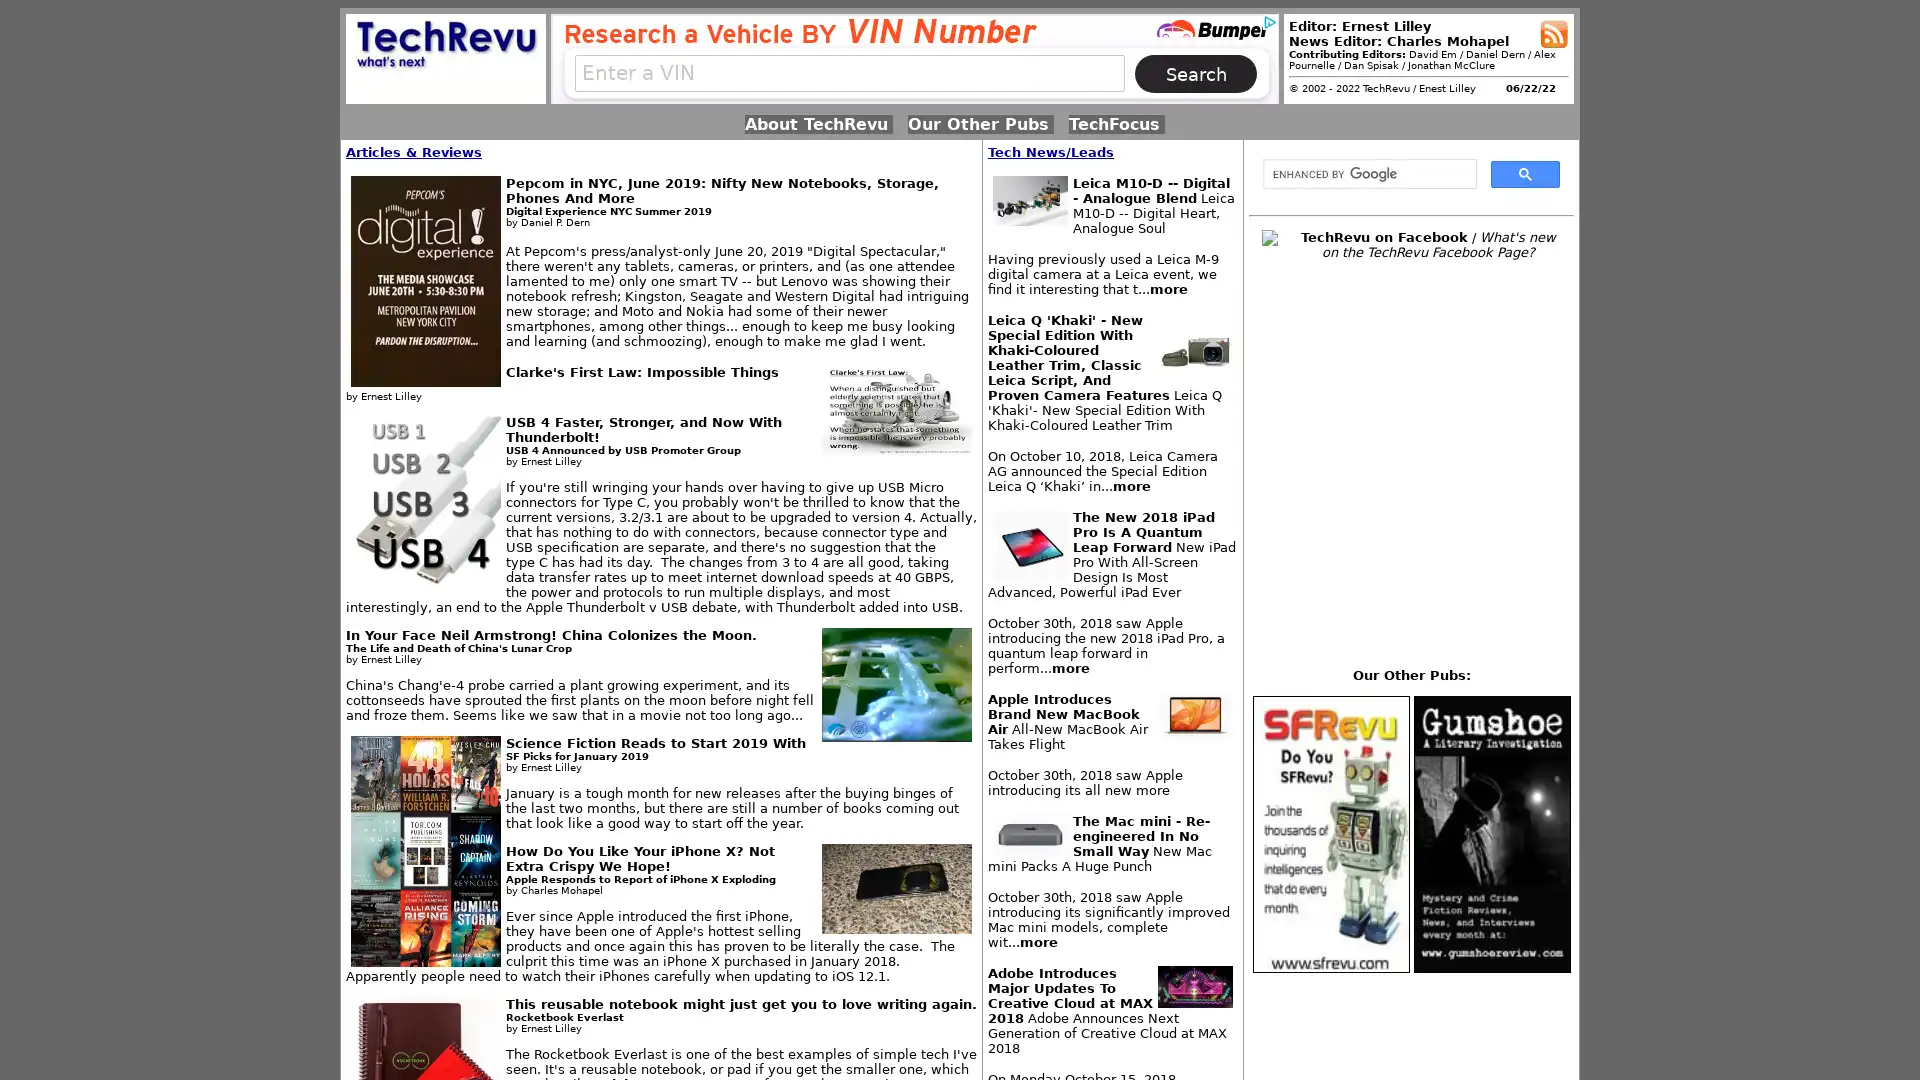 The image size is (1920, 1080). What do you see at coordinates (1524, 172) in the screenshot?
I see `search` at bounding box center [1524, 172].